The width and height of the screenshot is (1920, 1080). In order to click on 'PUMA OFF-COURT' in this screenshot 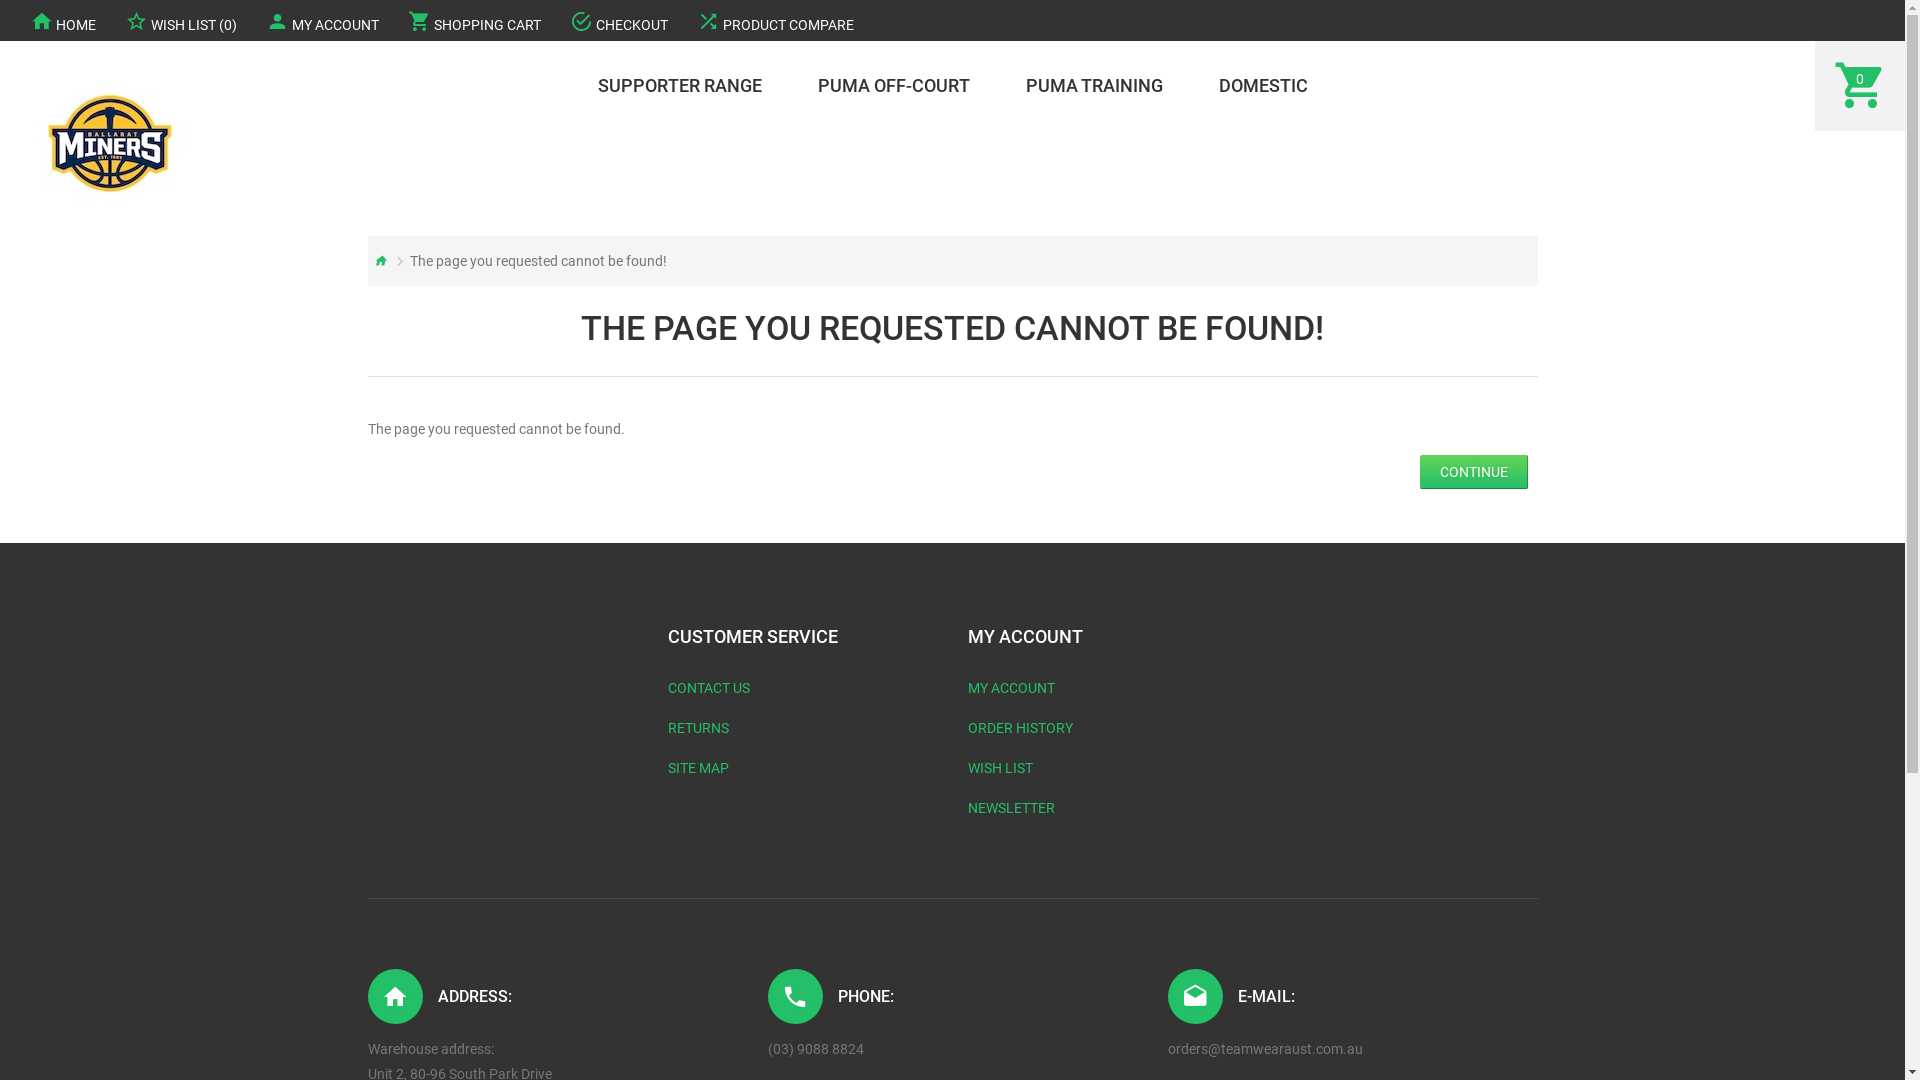, I will do `click(892, 84)`.